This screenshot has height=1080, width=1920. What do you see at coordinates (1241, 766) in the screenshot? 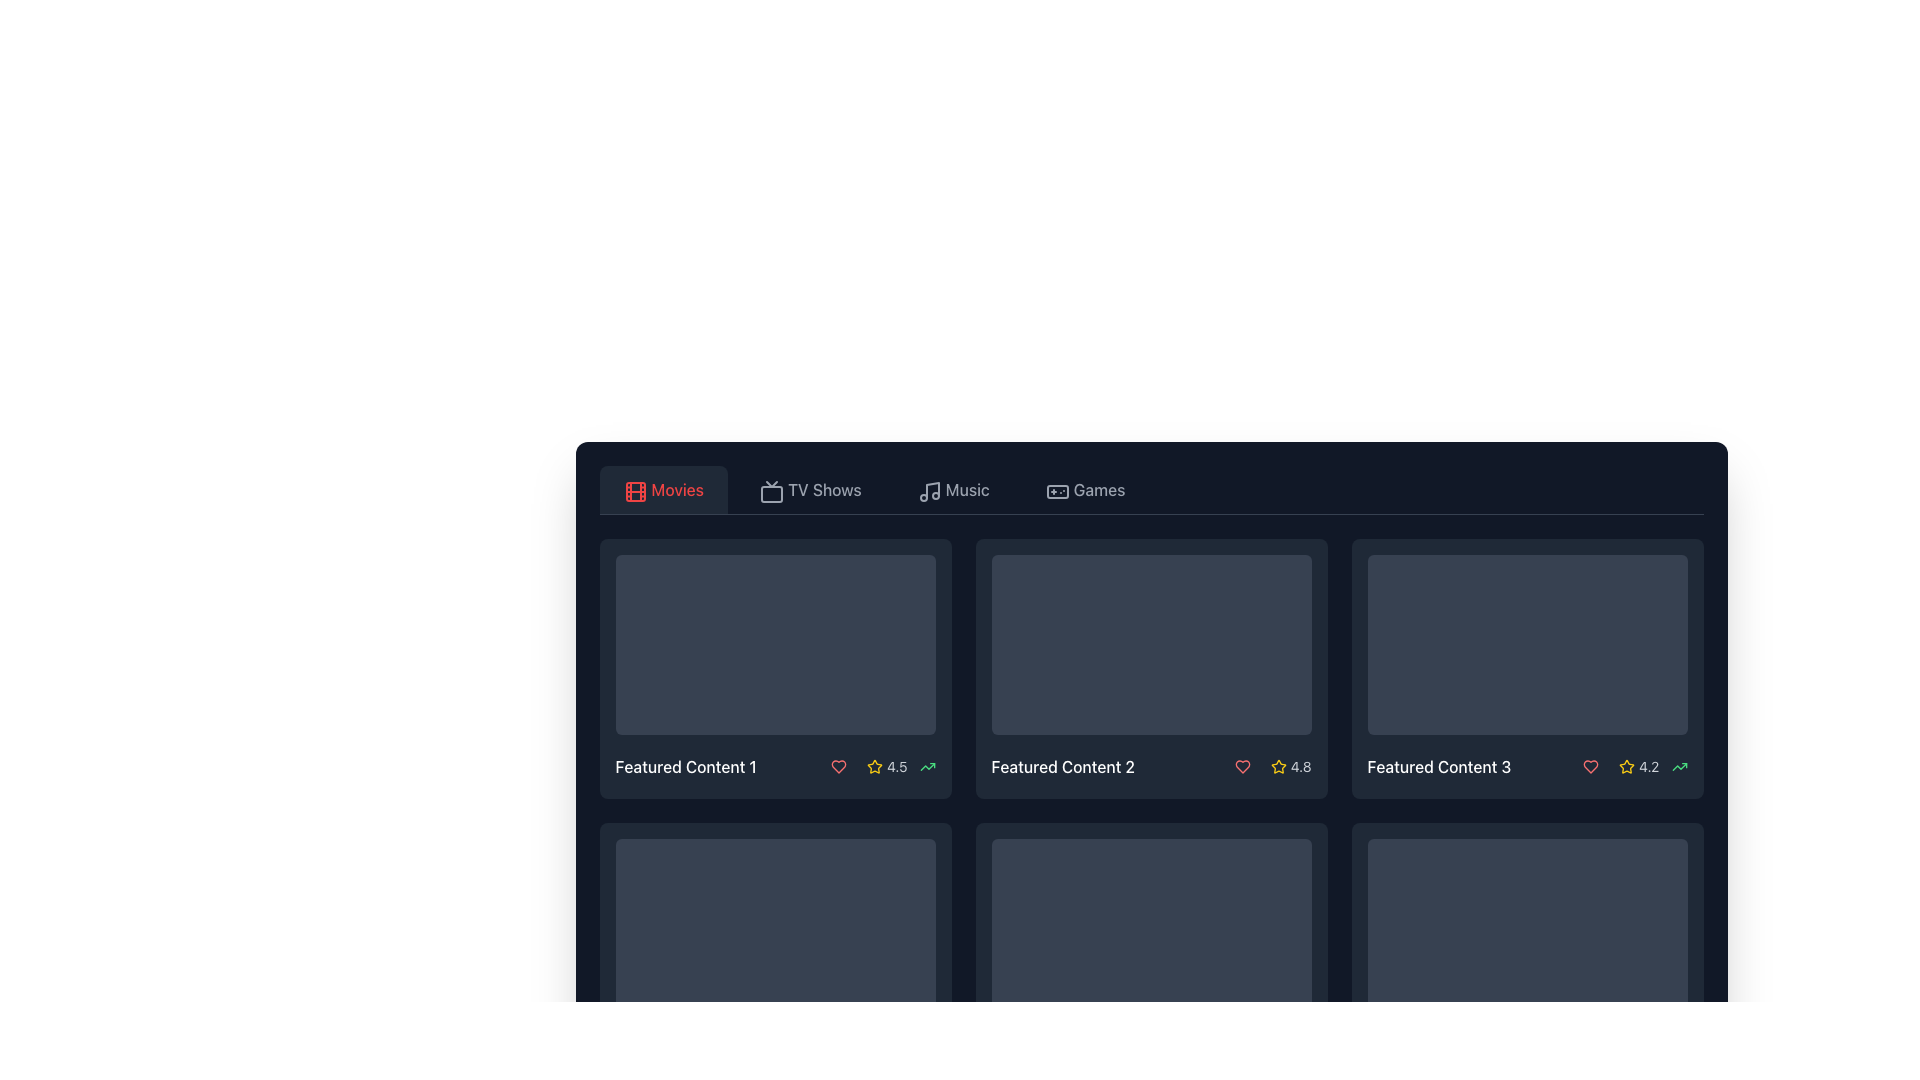
I see `the heart-shaped icon button located in the second content card of the second row of the grid layout` at bounding box center [1241, 766].